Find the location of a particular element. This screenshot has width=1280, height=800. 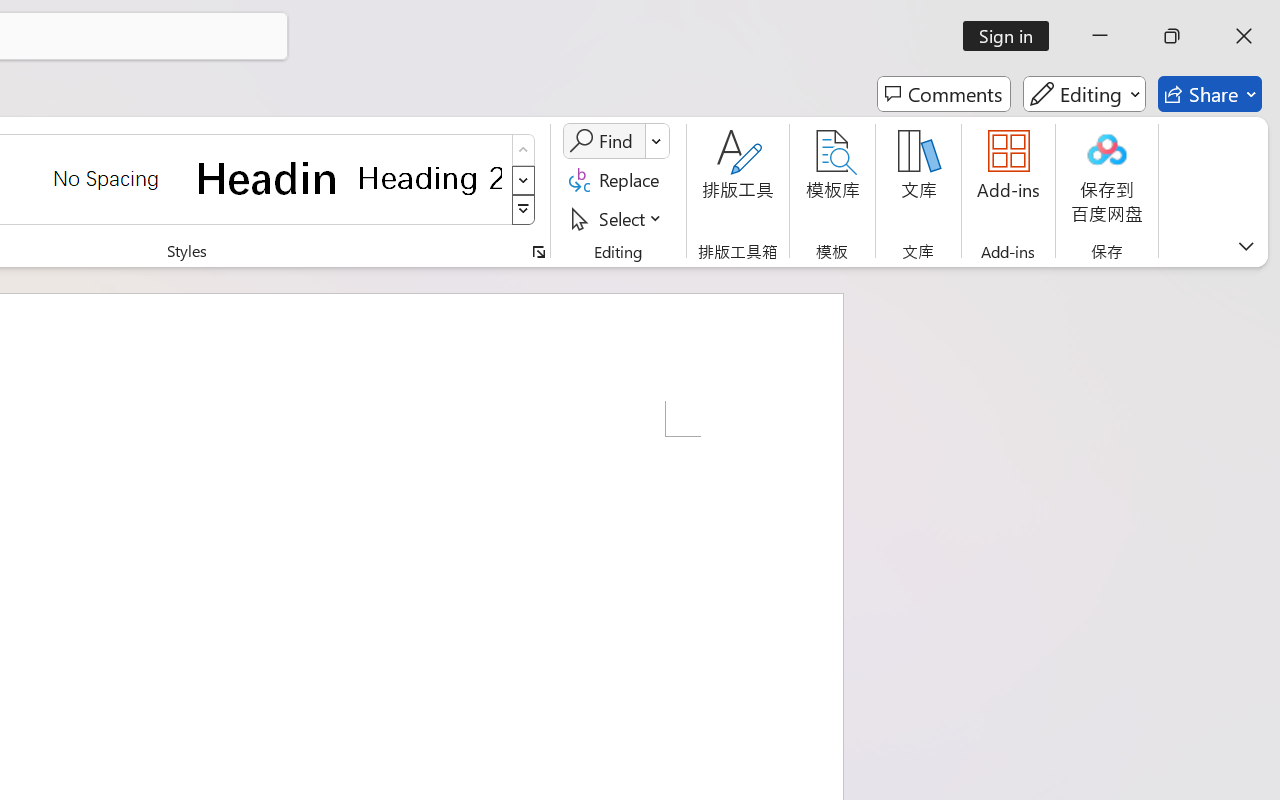

'Sign in' is located at coordinates (1013, 35).